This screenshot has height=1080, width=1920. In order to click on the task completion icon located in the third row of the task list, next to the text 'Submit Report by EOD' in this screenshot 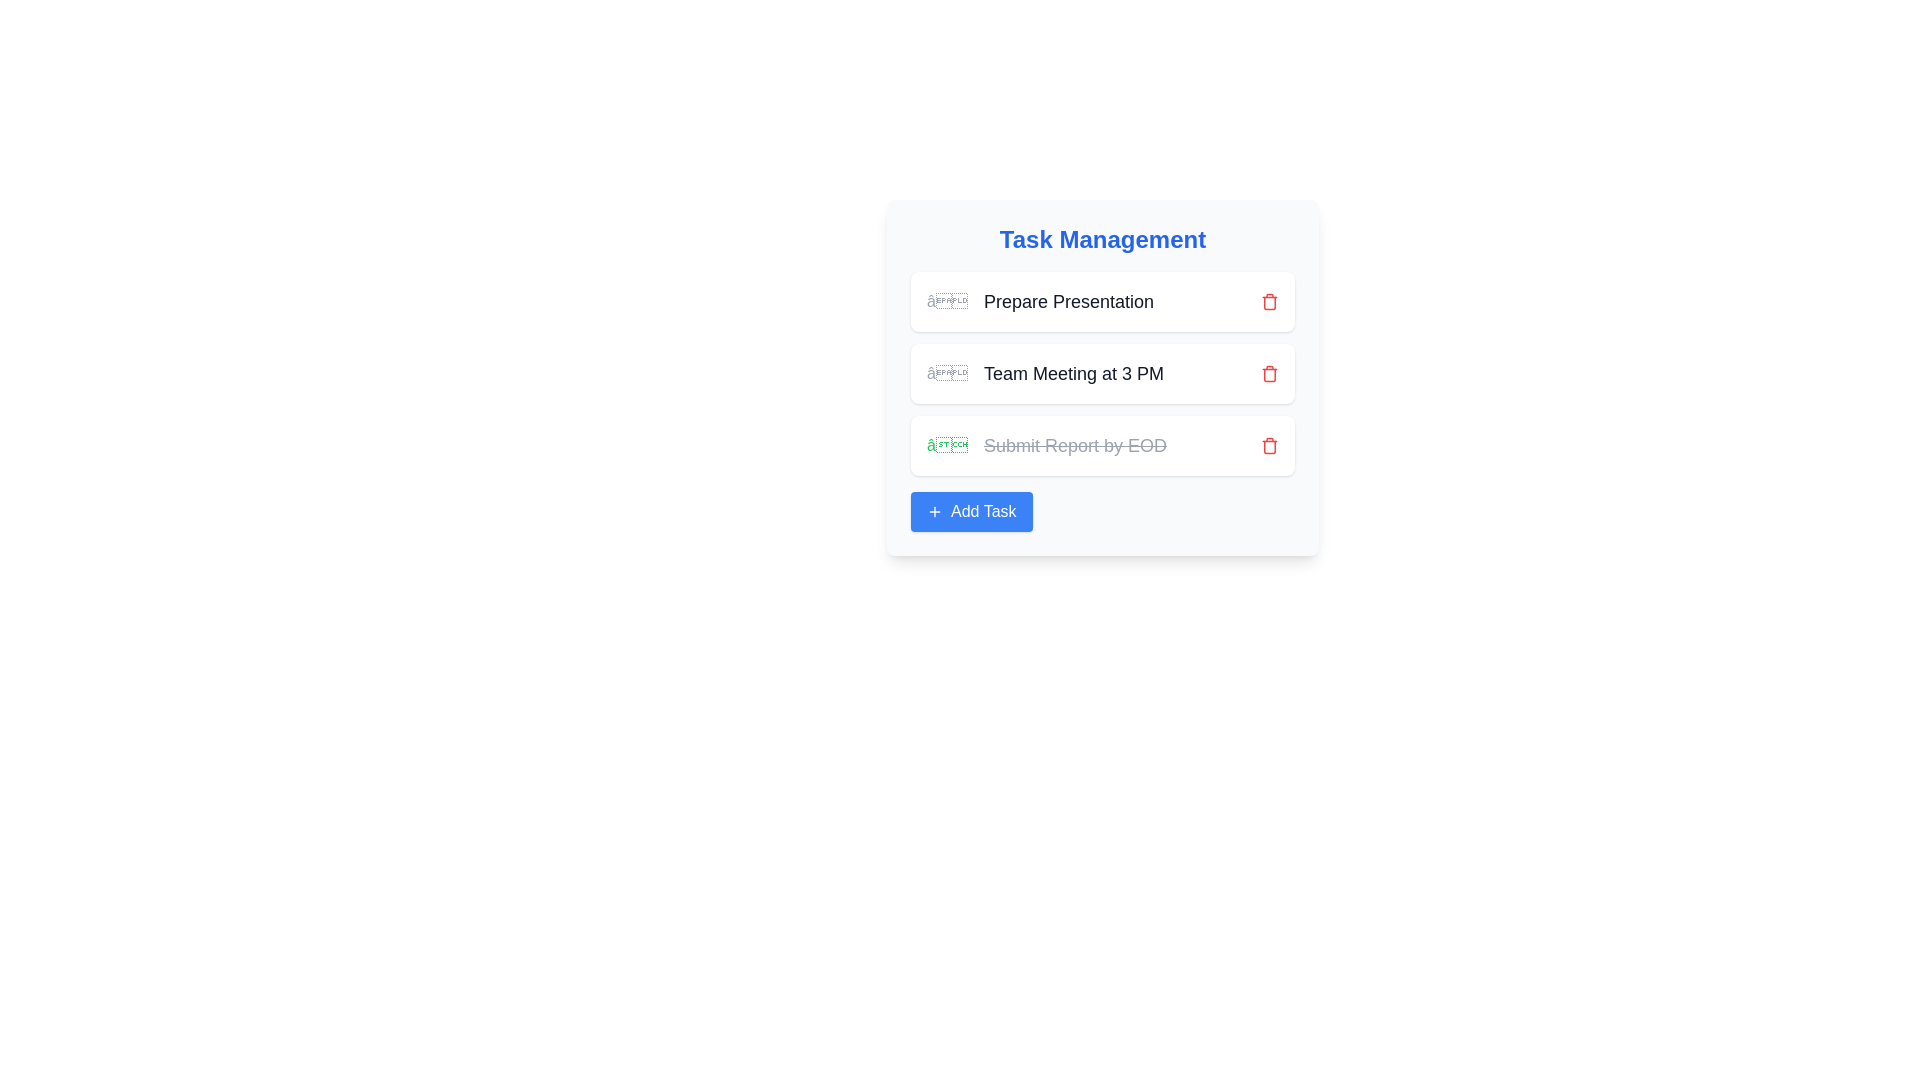, I will do `click(946, 444)`.